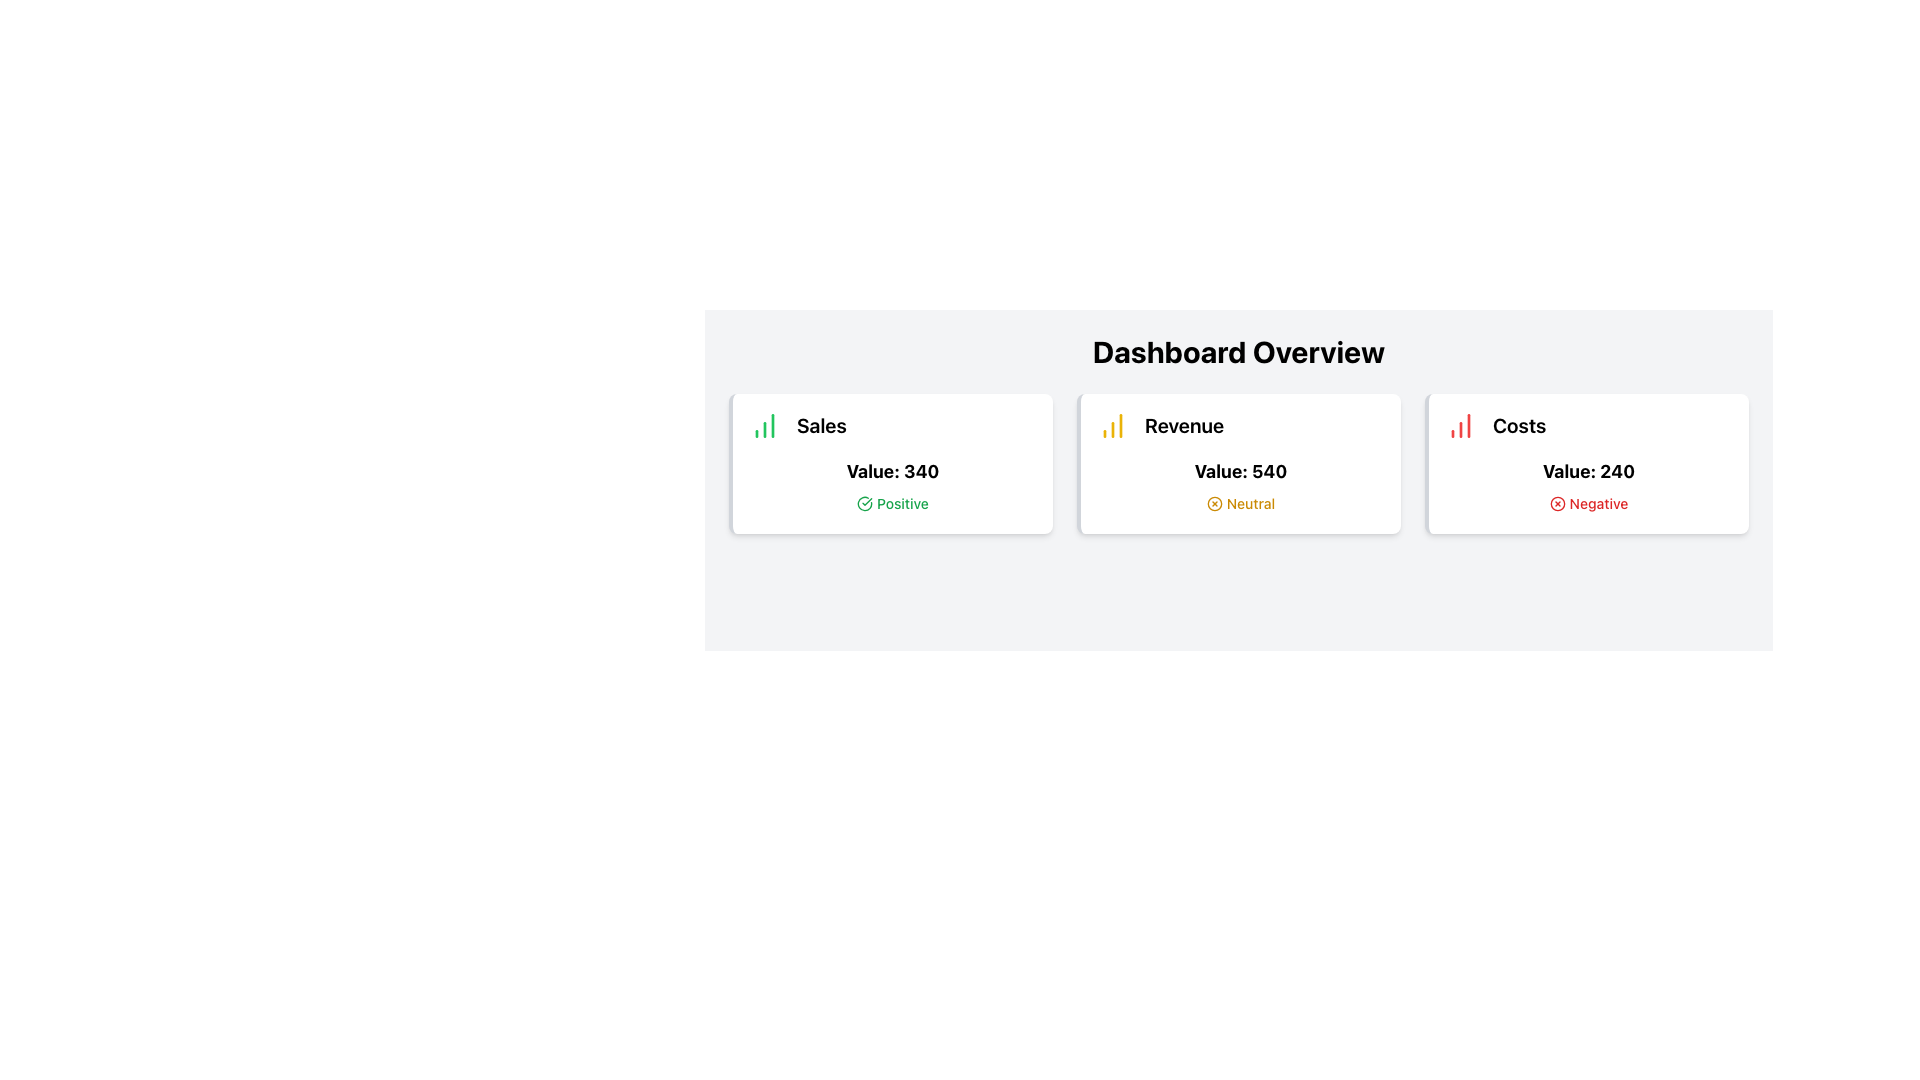 Image resolution: width=1920 pixels, height=1080 pixels. Describe the element at coordinates (1460, 424) in the screenshot. I see `the 'Costs' icon located` at that location.